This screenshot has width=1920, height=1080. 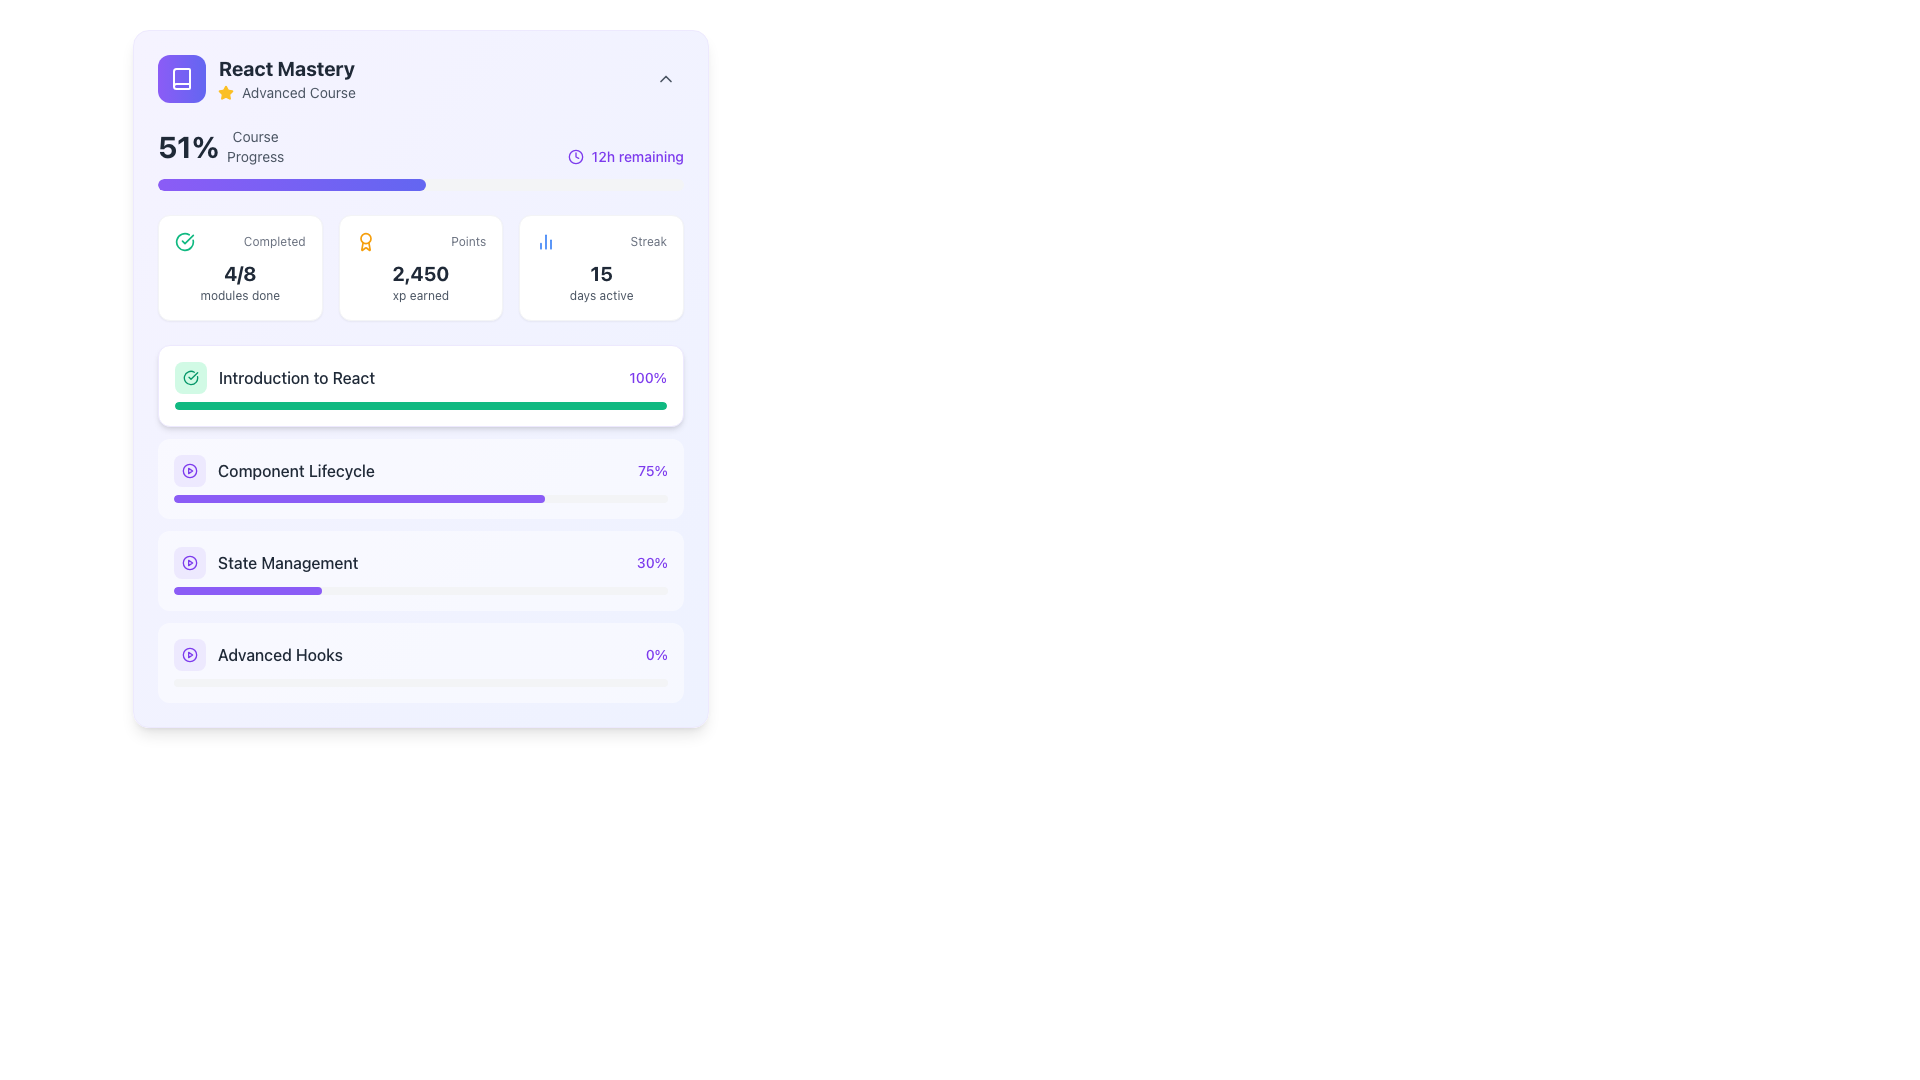 What do you see at coordinates (365, 241) in the screenshot?
I see `the 'Points' icon, which visually represents the concept of 'Points' and is located to the left of the numerical value under the course progress section` at bounding box center [365, 241].